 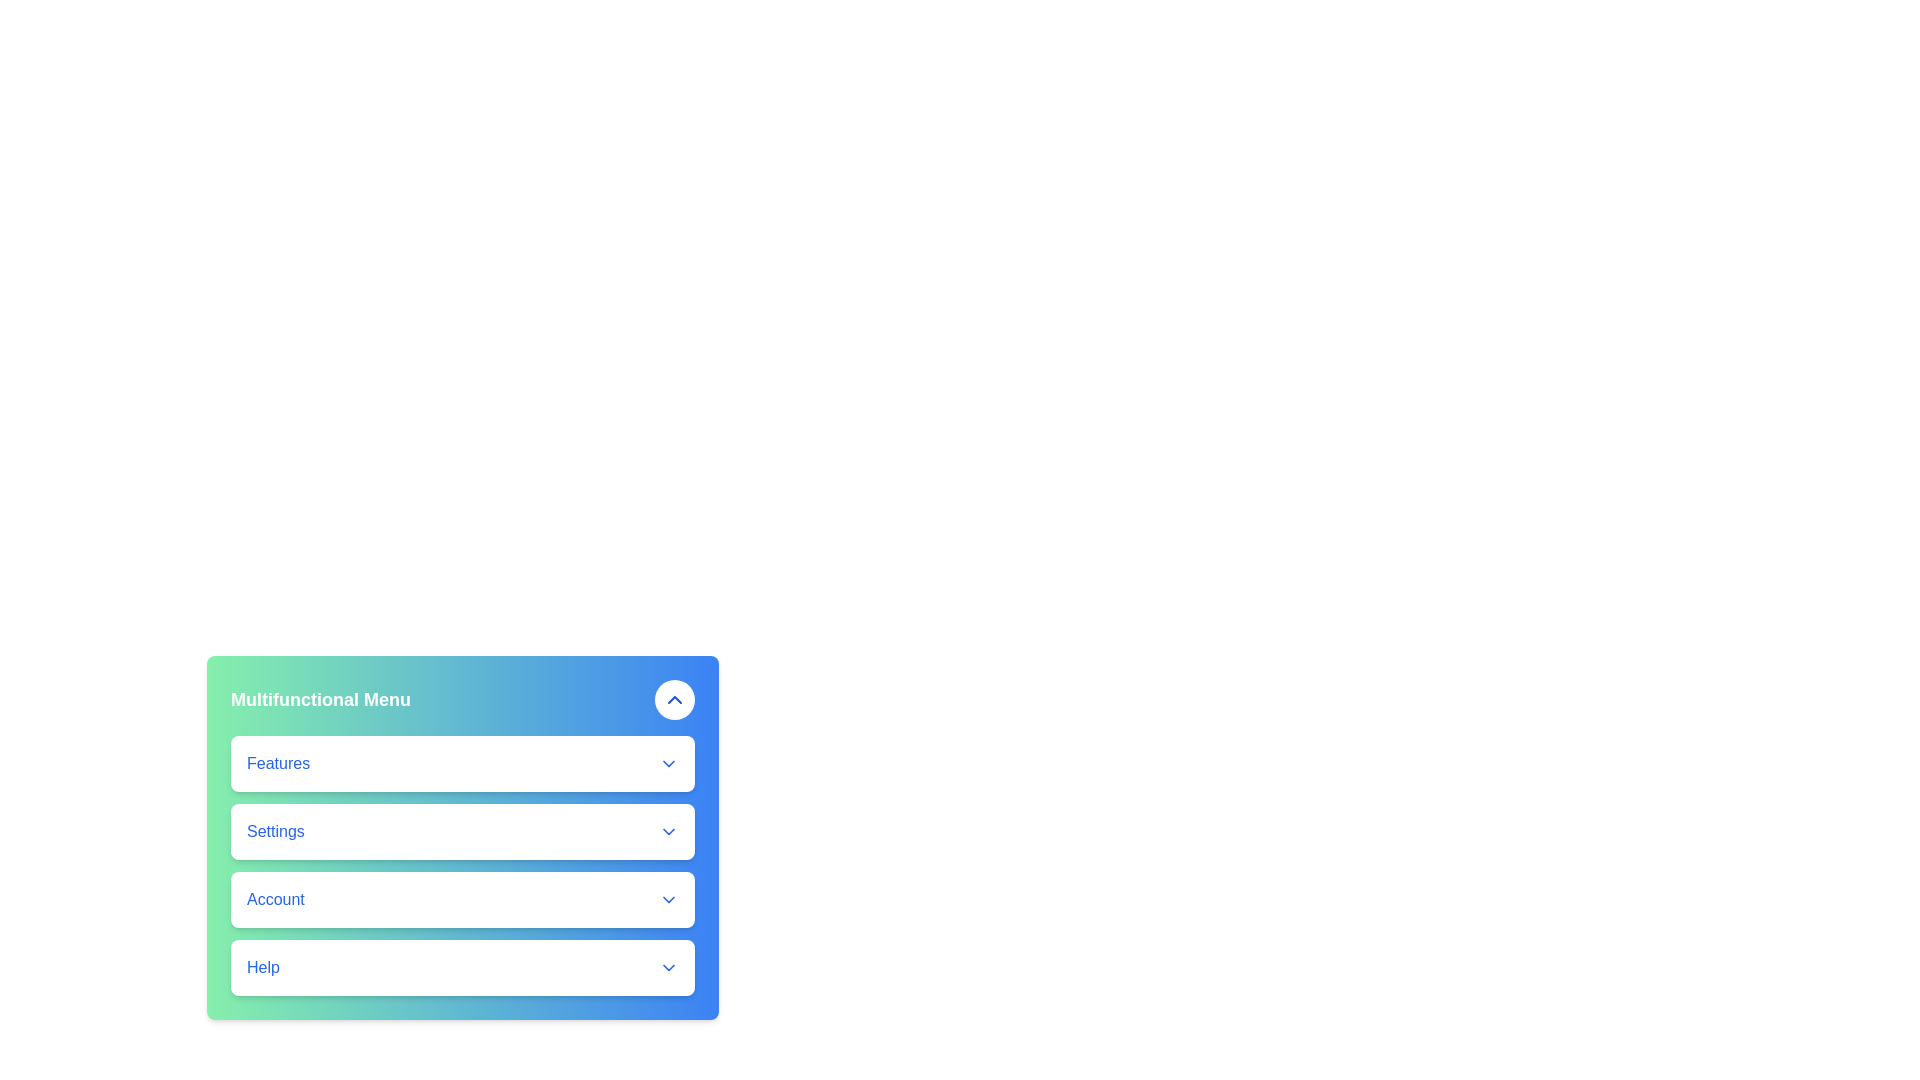 I want to click on the first item in the dropdown menu, so click(x=461, y=763).